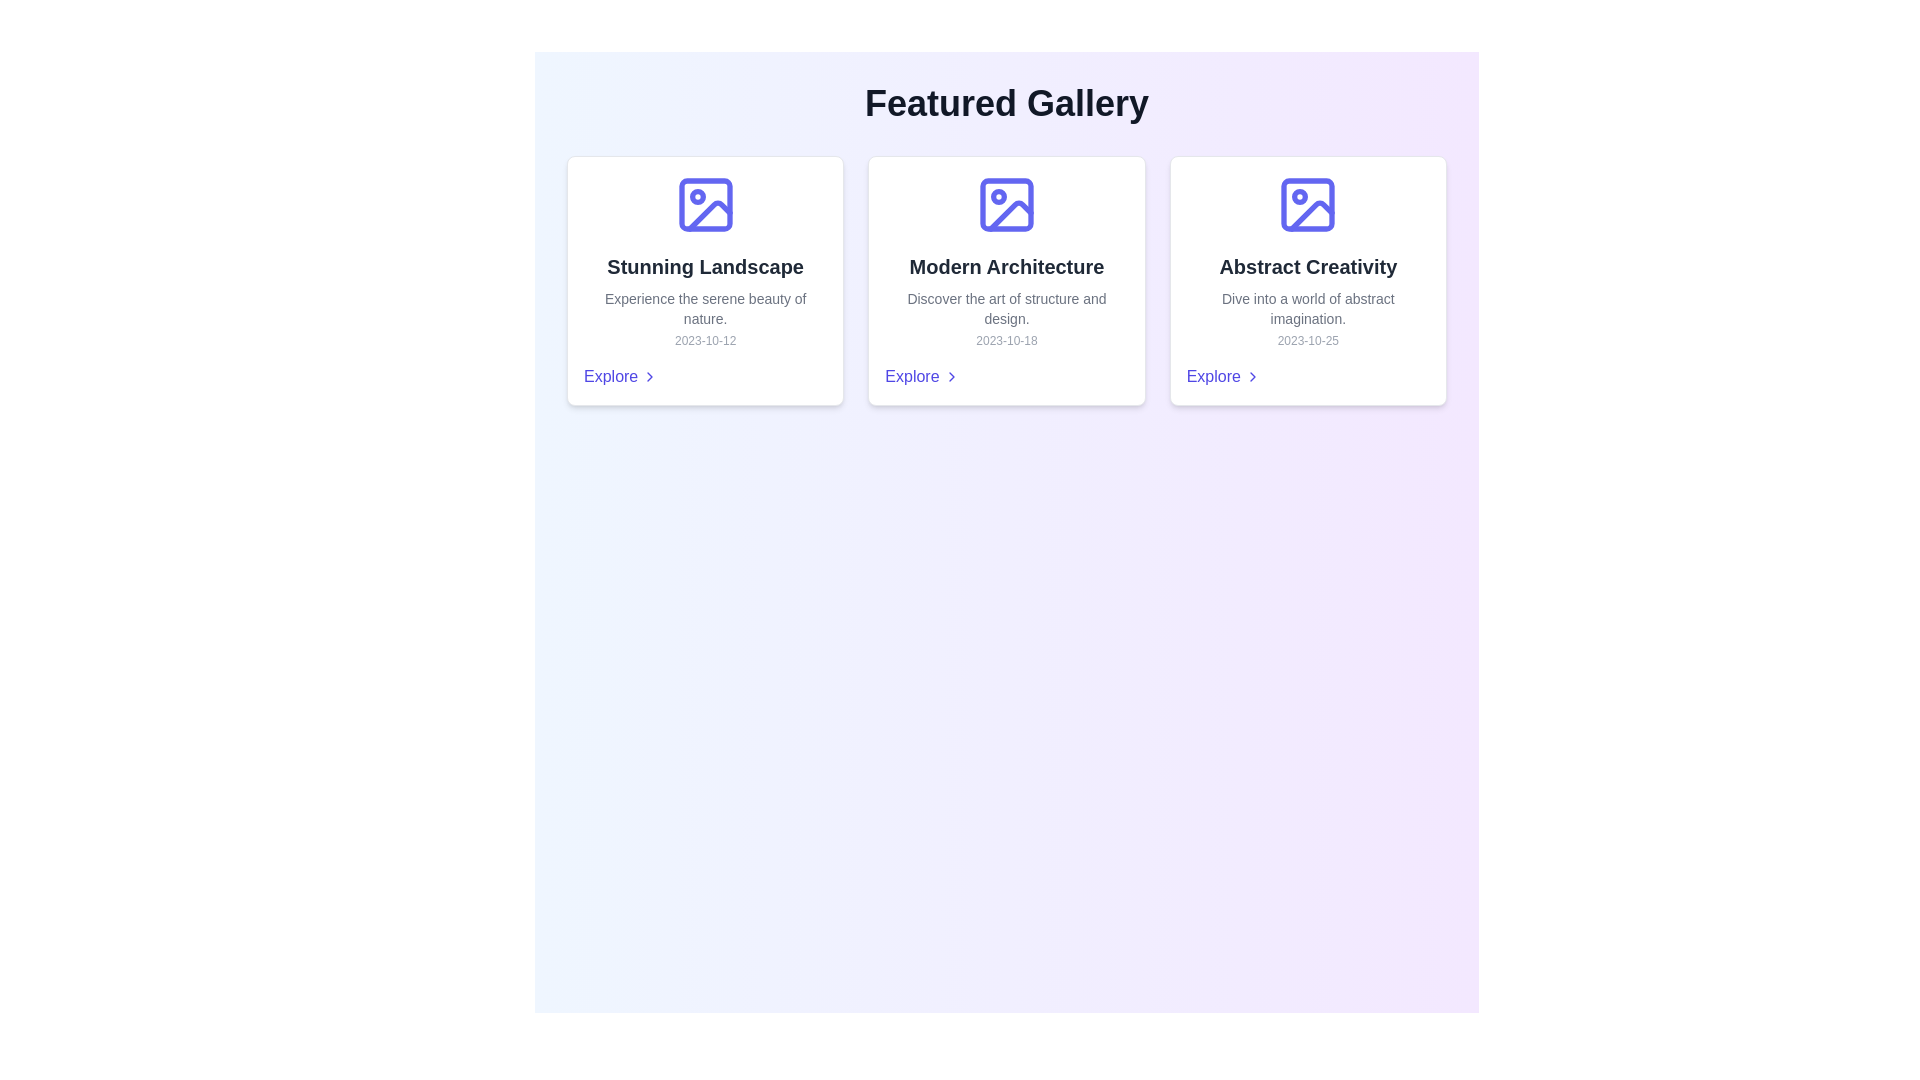 Image resolution: width=1920 pixels, height=1080 pixels. What do you see at coordinates (1300, 196) in the screenshot?
I see `the small indigo circle SVG element located at the top of the 'Abstract Creativity' card` at bounding box center [1300, 196].